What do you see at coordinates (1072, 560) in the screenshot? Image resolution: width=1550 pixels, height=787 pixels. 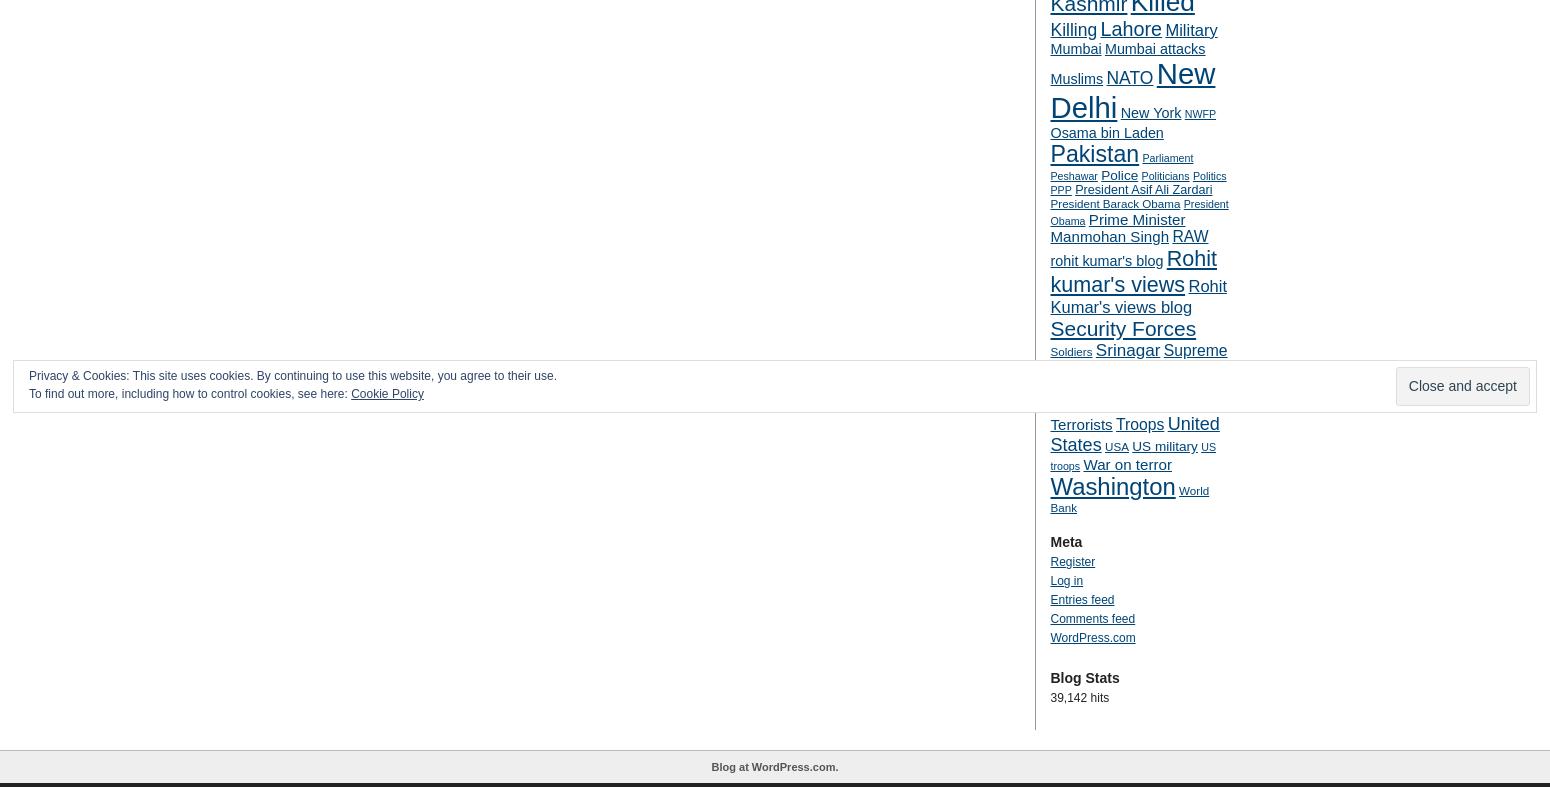 I see `'Register'` at bounding box center [1072, 560].